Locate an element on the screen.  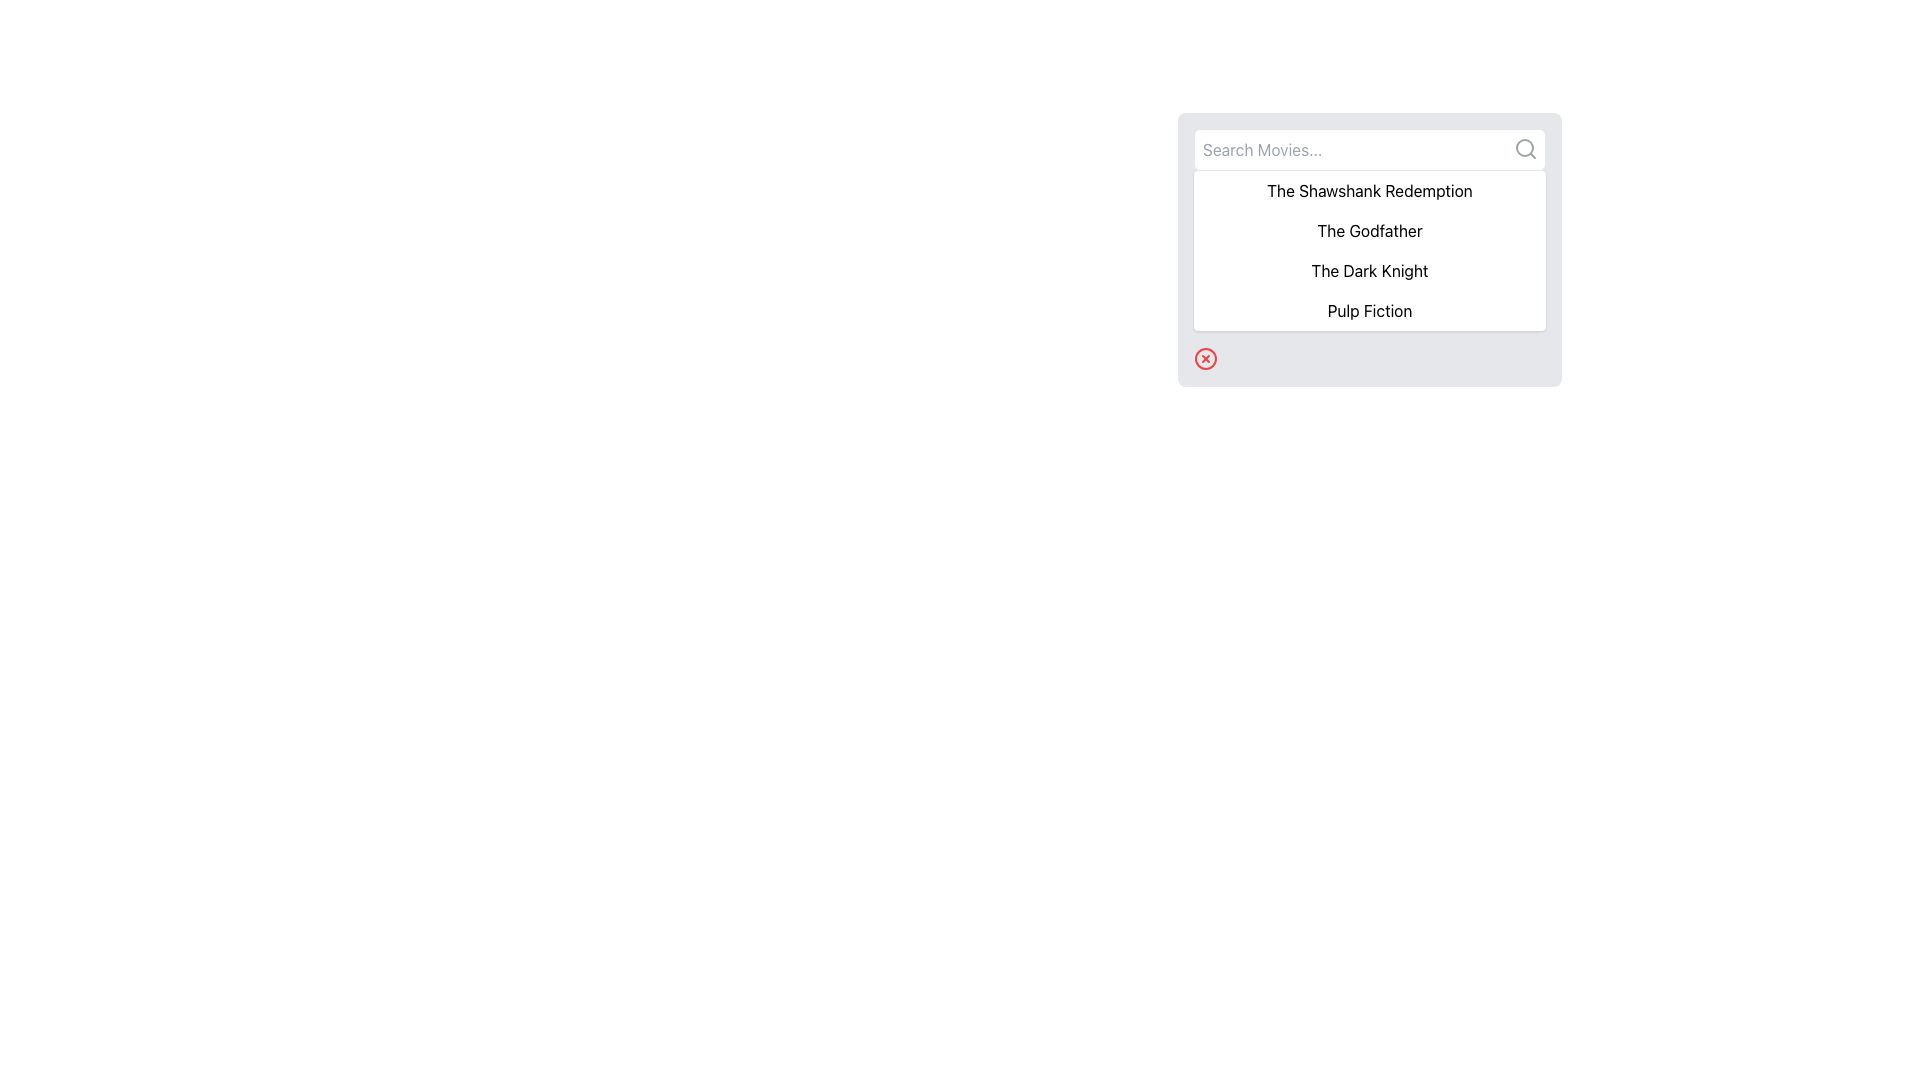
to select the movie title 'The Shawshank Redemption' from the dropdown menu is located at coordinates (1368, 191).